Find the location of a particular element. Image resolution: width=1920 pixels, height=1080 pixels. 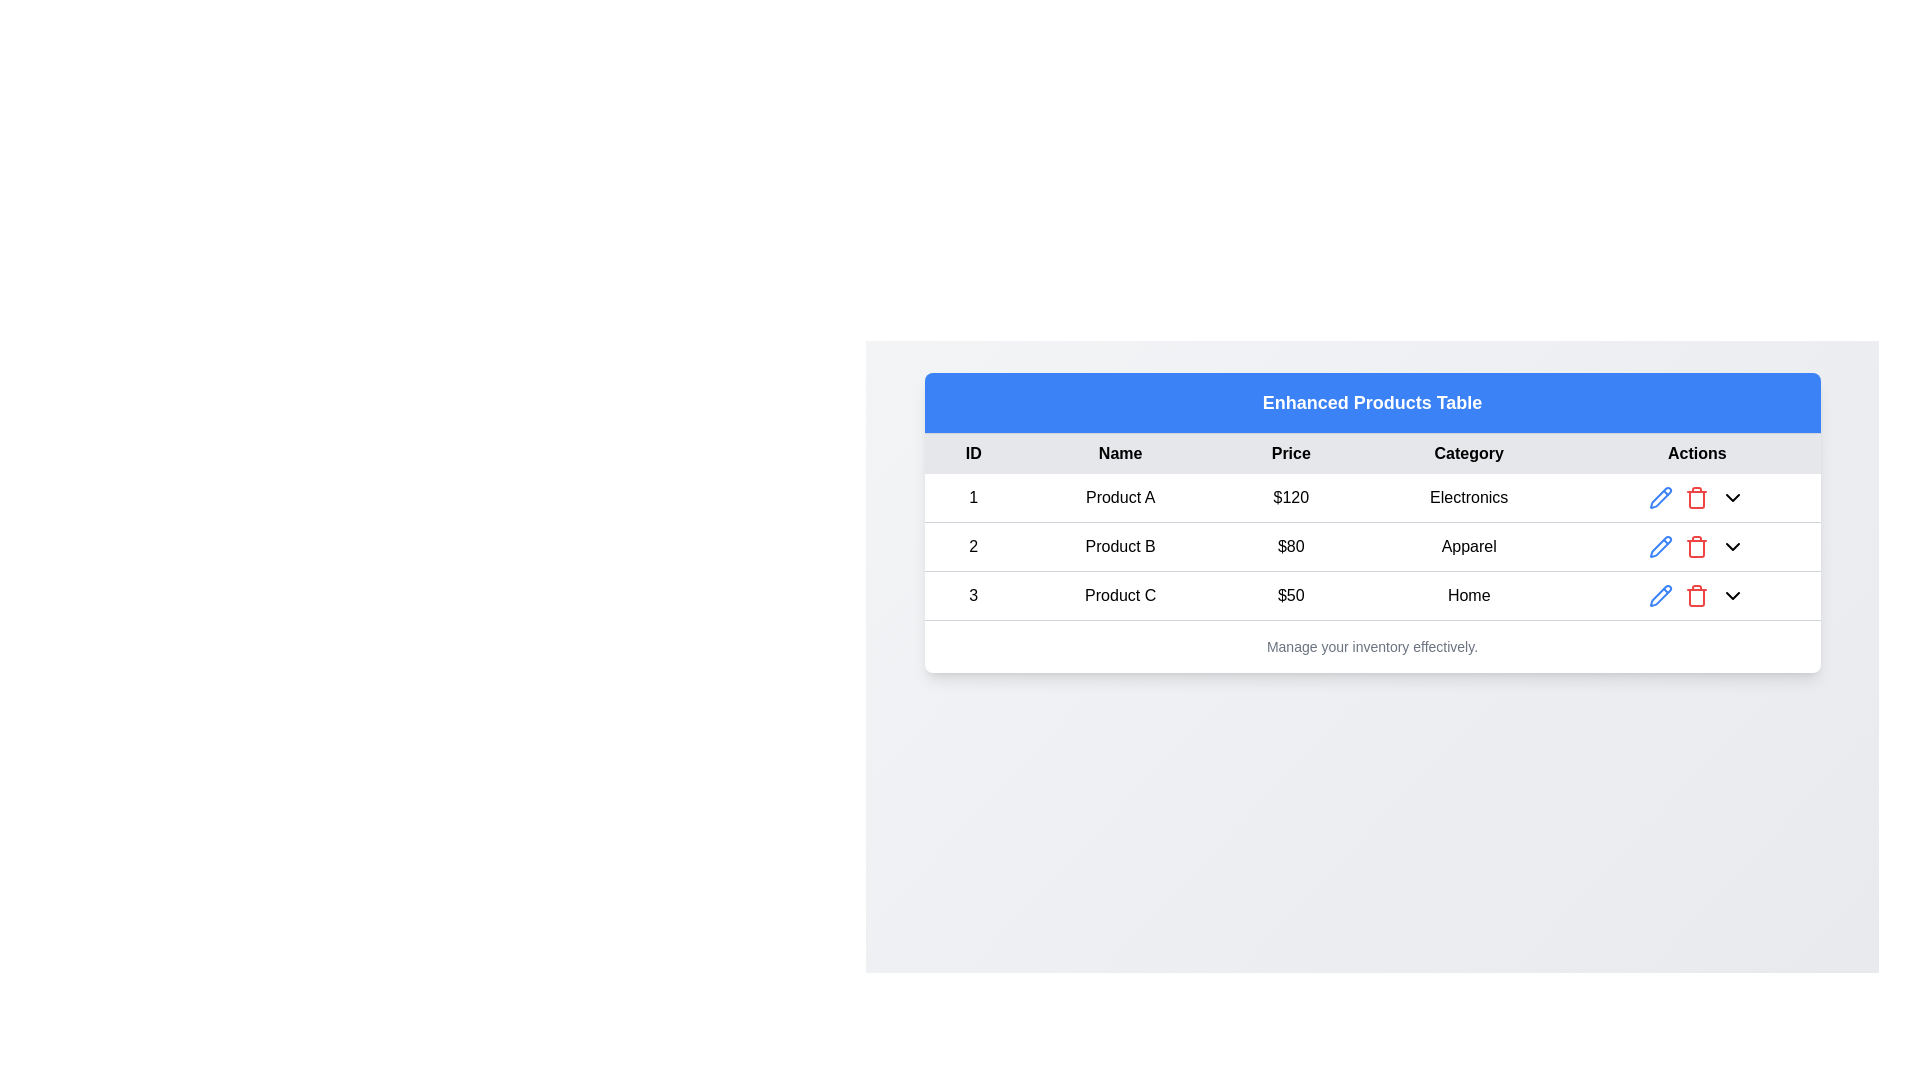

text 'Product B' located in the second row and second column of the table cell is located at coordinates (1120, 547).